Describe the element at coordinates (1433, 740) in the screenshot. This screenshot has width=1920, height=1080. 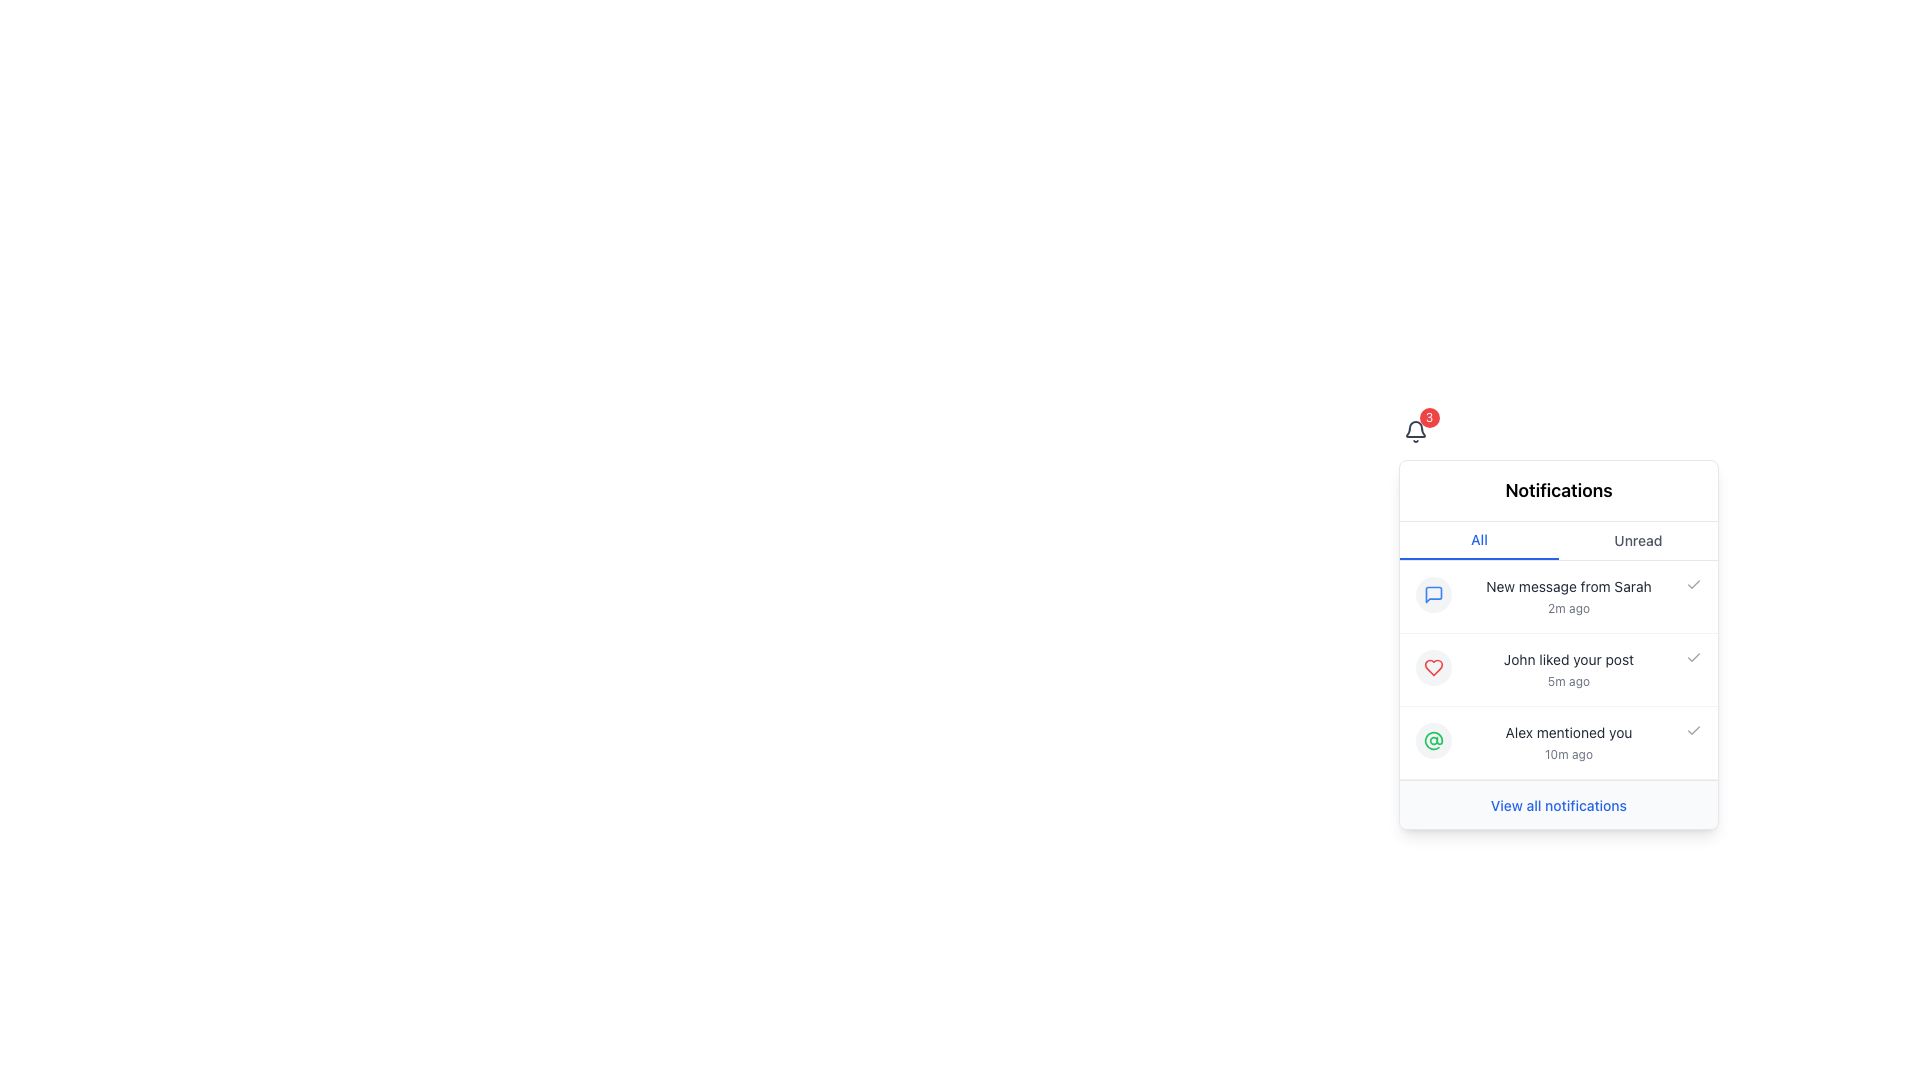
I see `the green '@' mention notification icon located at the bottom of the notifications list, next to the 'Alex mentioned you' notification` at that location.